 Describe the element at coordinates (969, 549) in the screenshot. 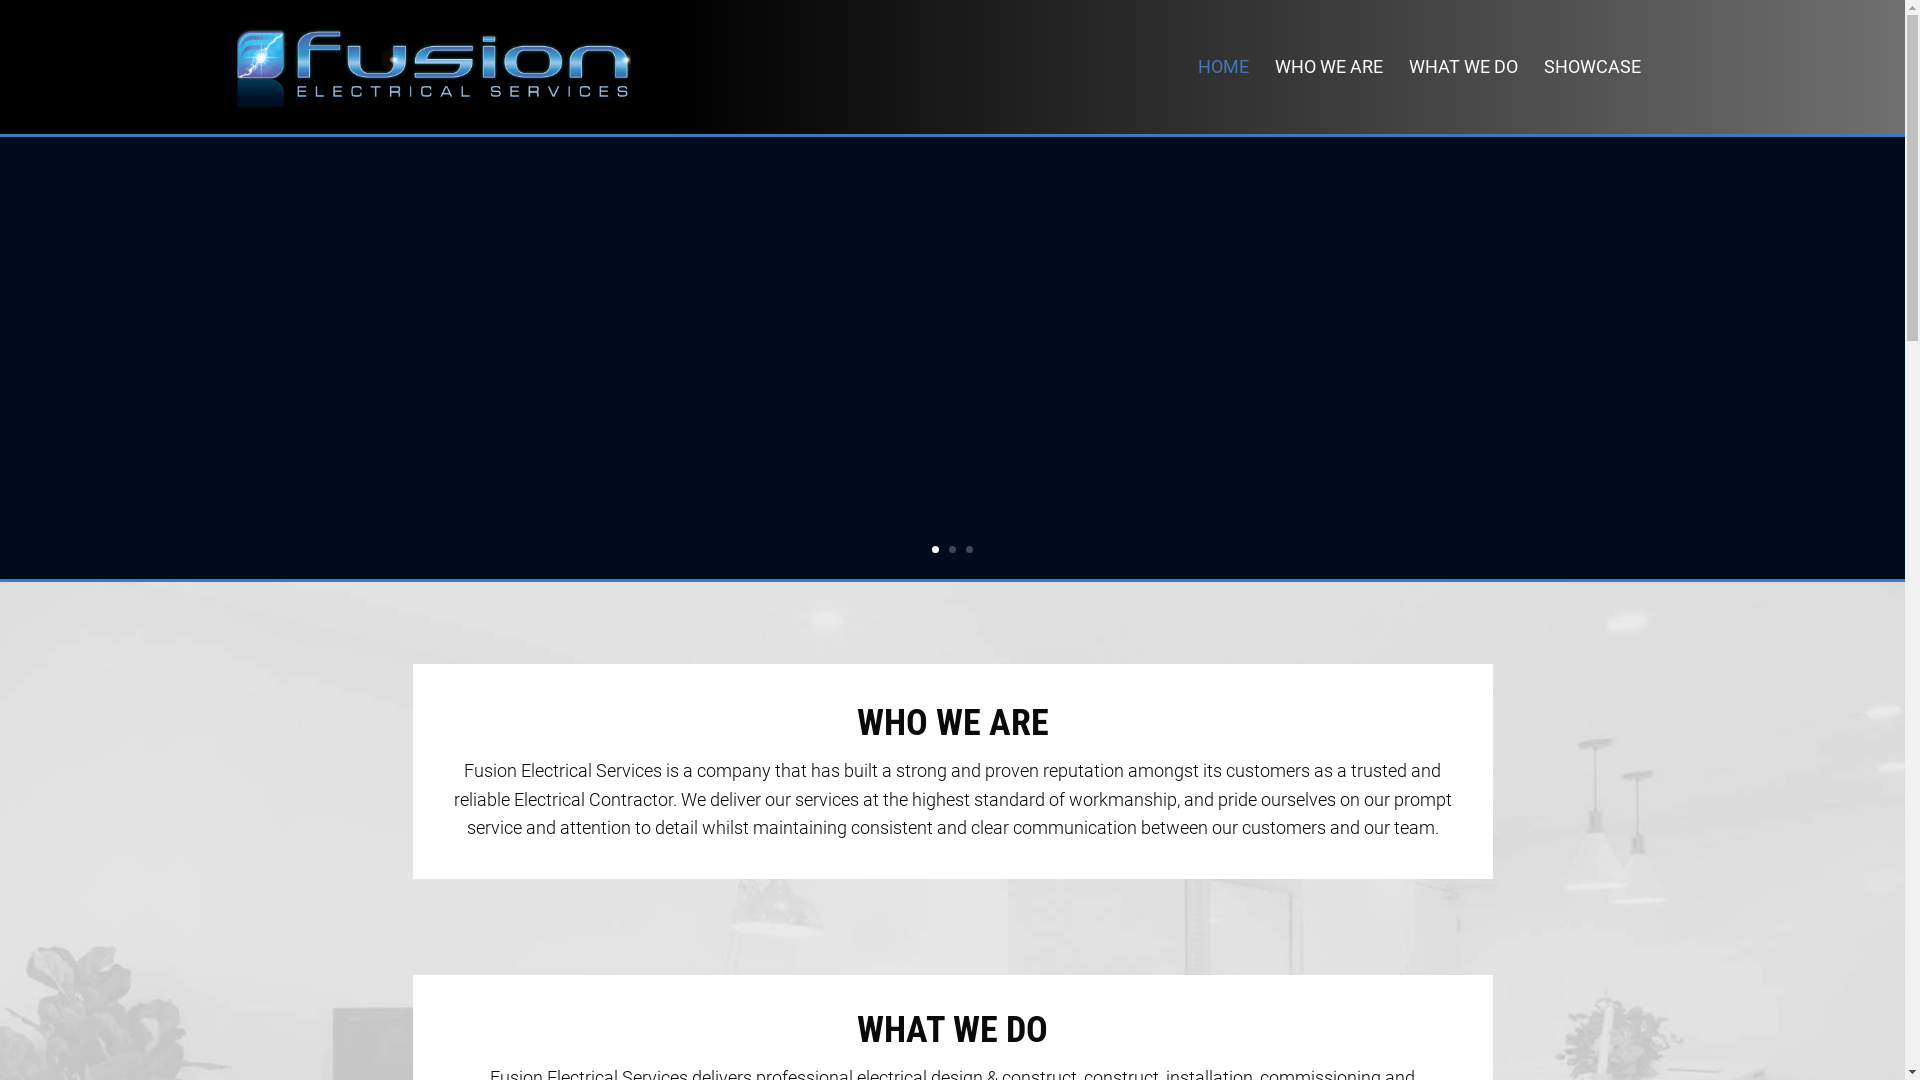

I see `'3'` at that location.